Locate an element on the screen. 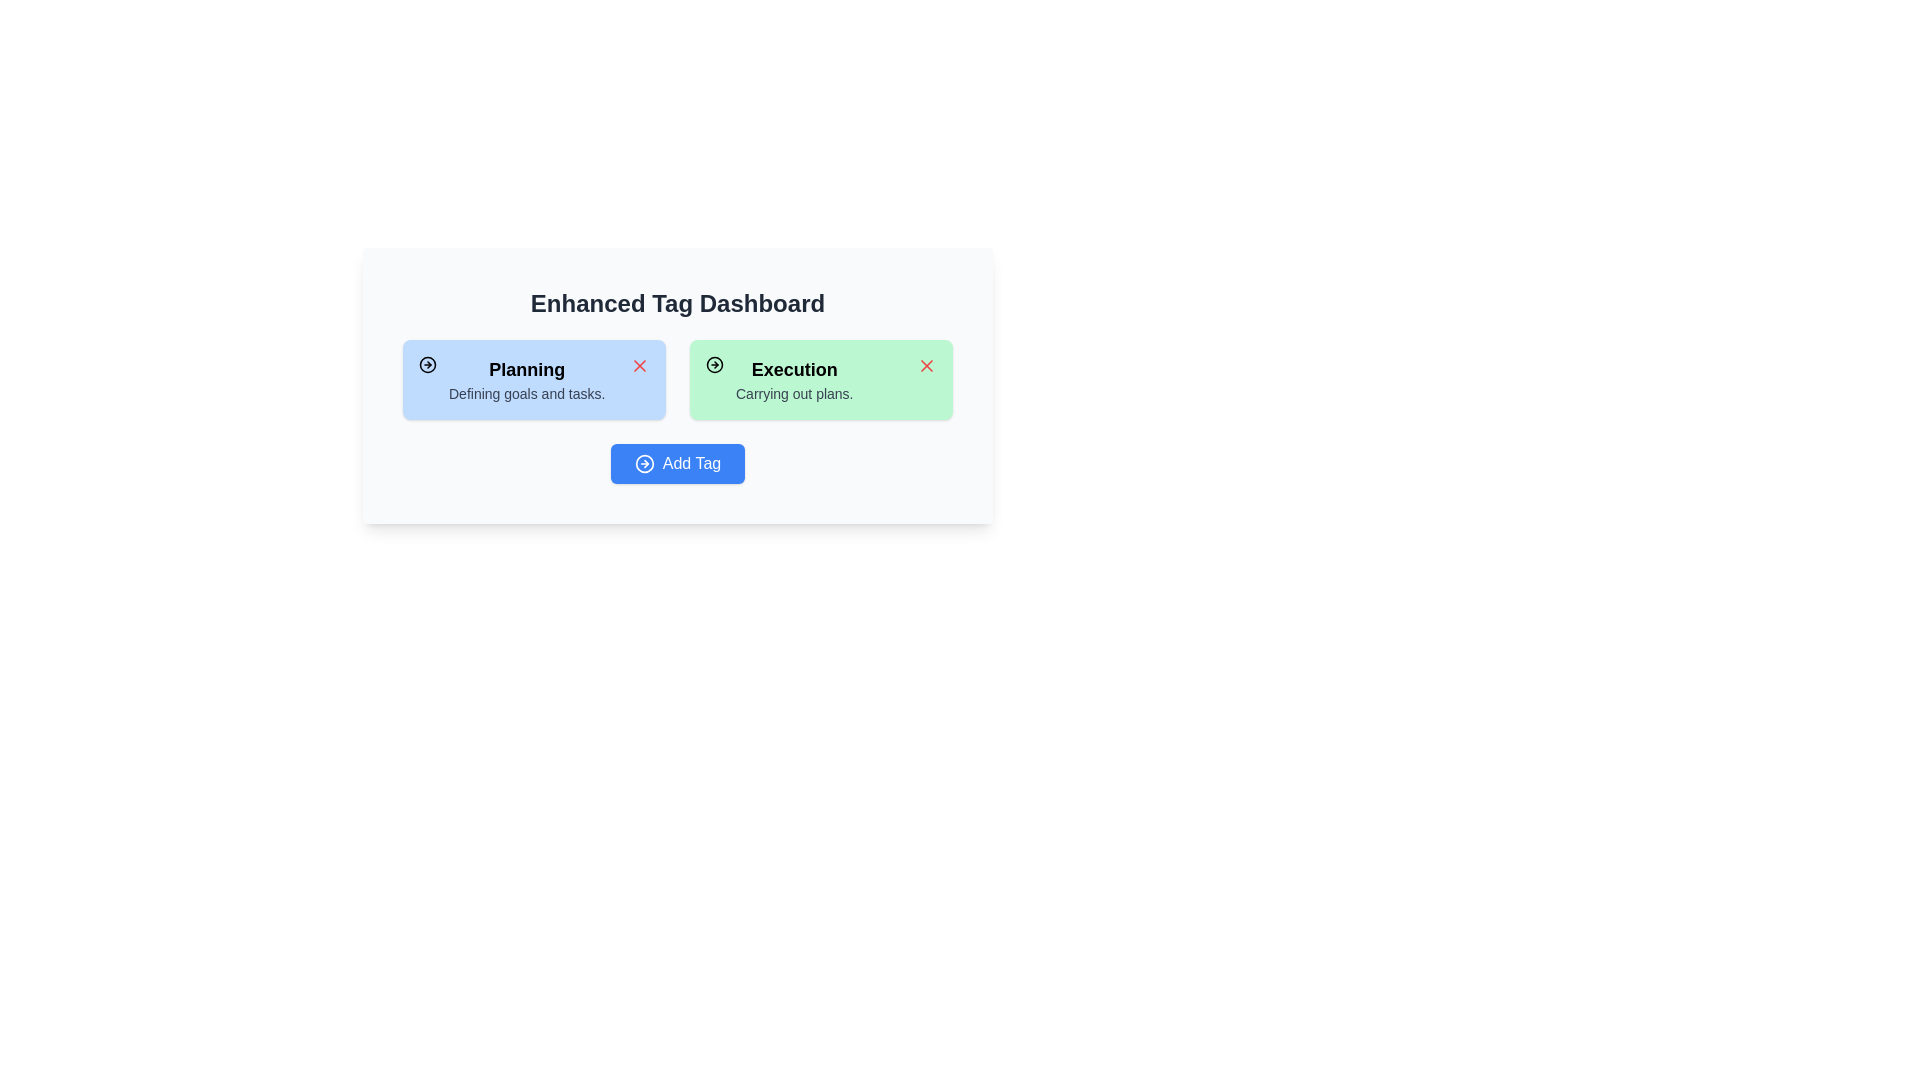 The image size is (1920, 1080). the outermost circular SVG shape with a 2px wide stroke located within the 'Planning' card on the left side of the main interface is located at coordinates (426, 365).